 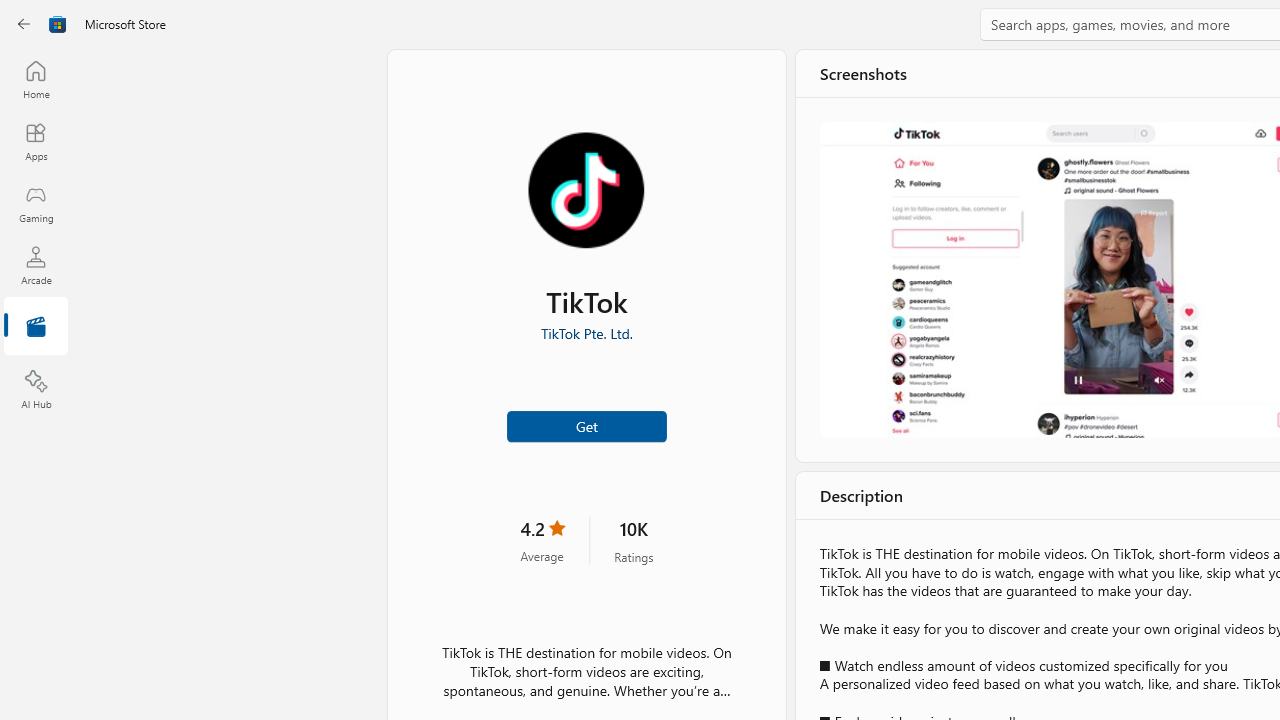 I want to click on 'Class: Image', so click(x=58, y=24).